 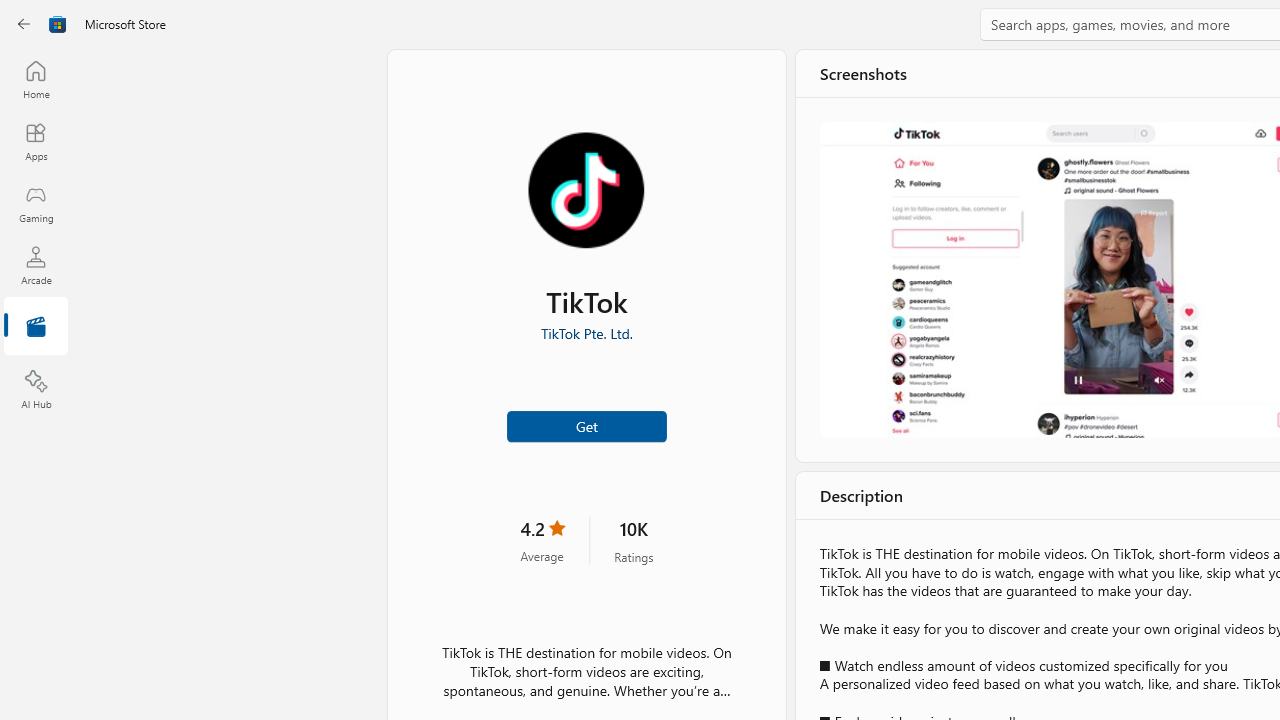 I want to click on 'Class: Image', so click(x=58, y=24).